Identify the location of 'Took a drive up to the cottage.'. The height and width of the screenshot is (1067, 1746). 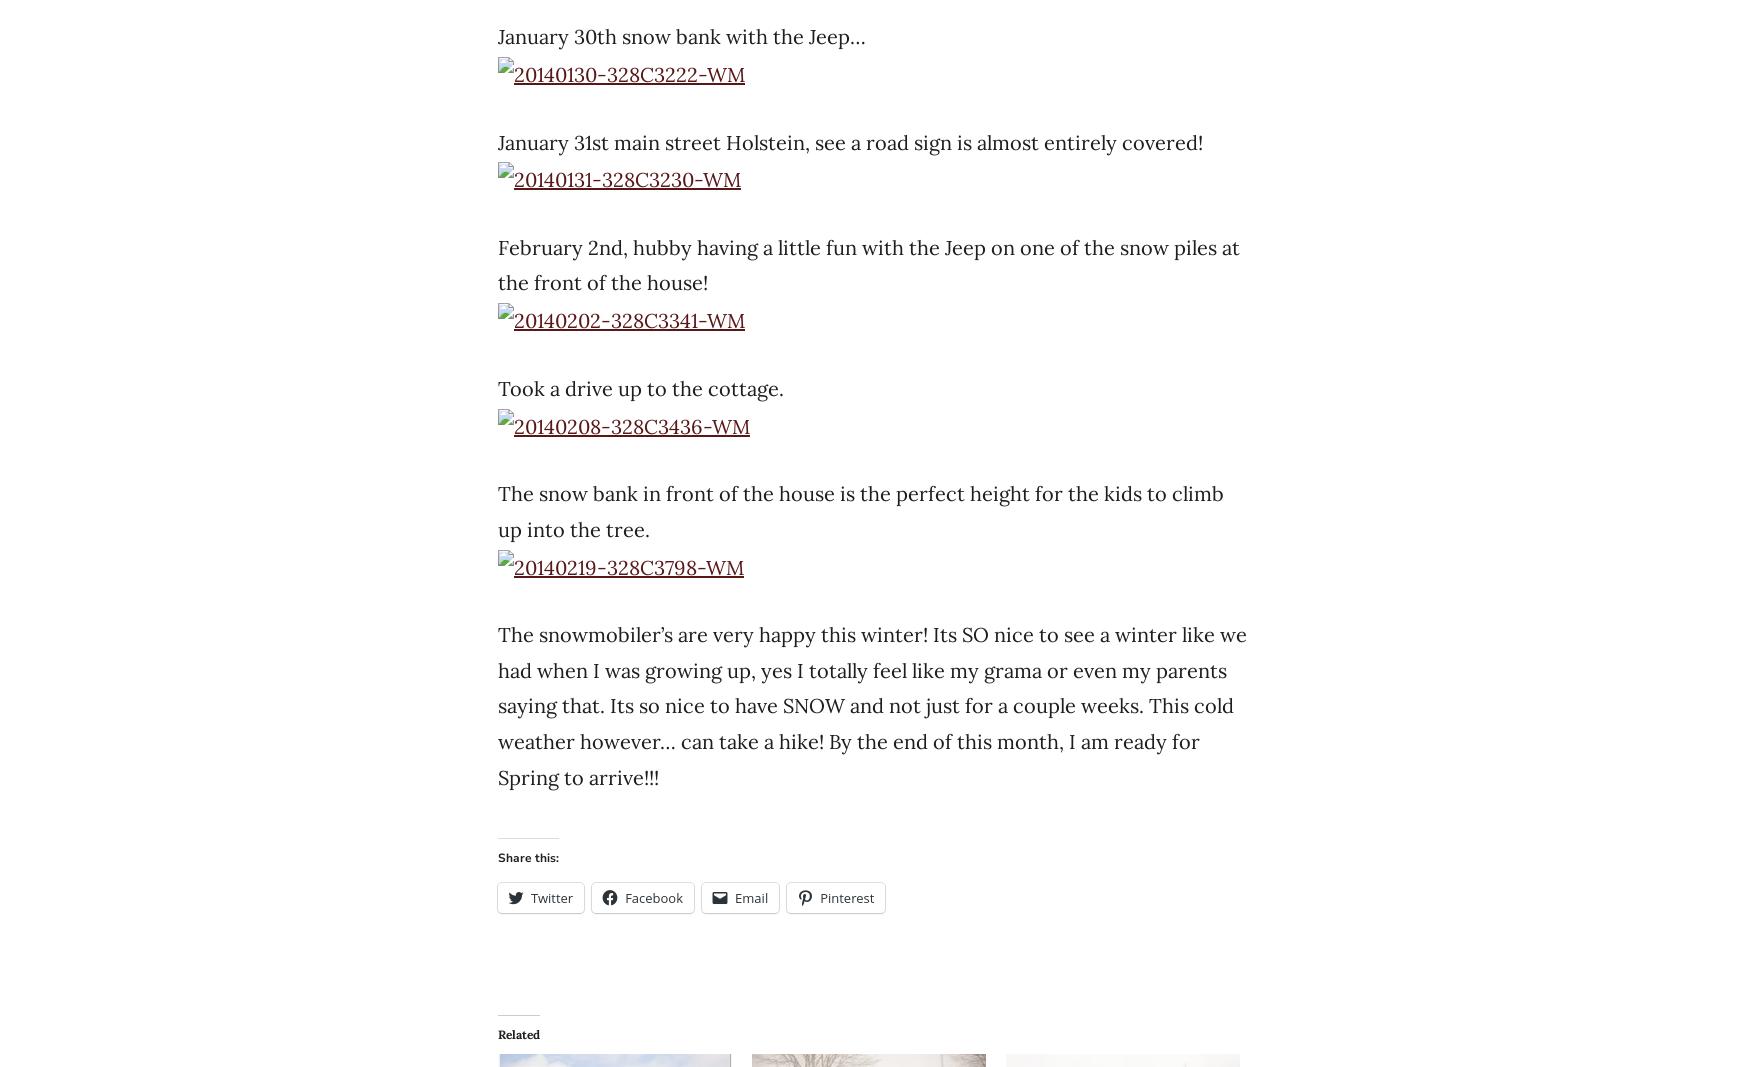
(640, 386).